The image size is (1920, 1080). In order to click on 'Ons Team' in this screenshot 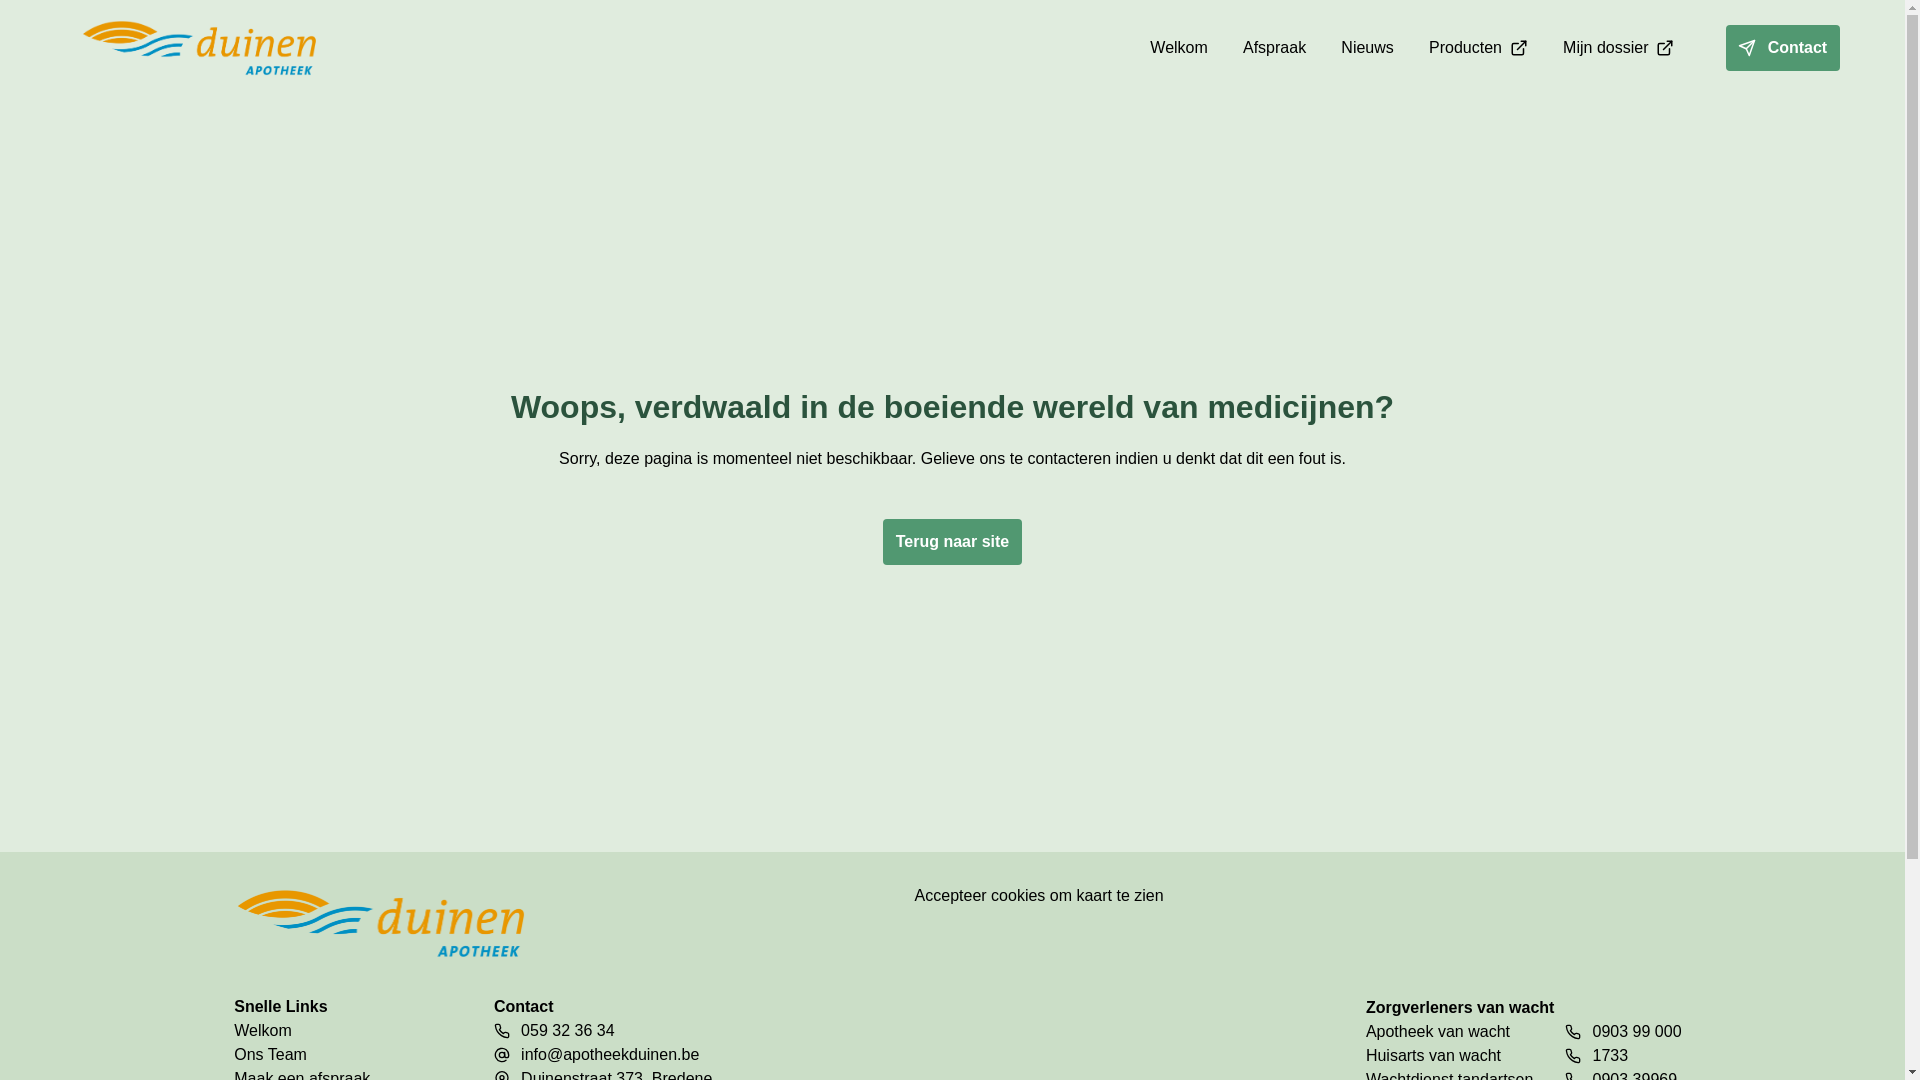, I will do `click(234, 1054)`.